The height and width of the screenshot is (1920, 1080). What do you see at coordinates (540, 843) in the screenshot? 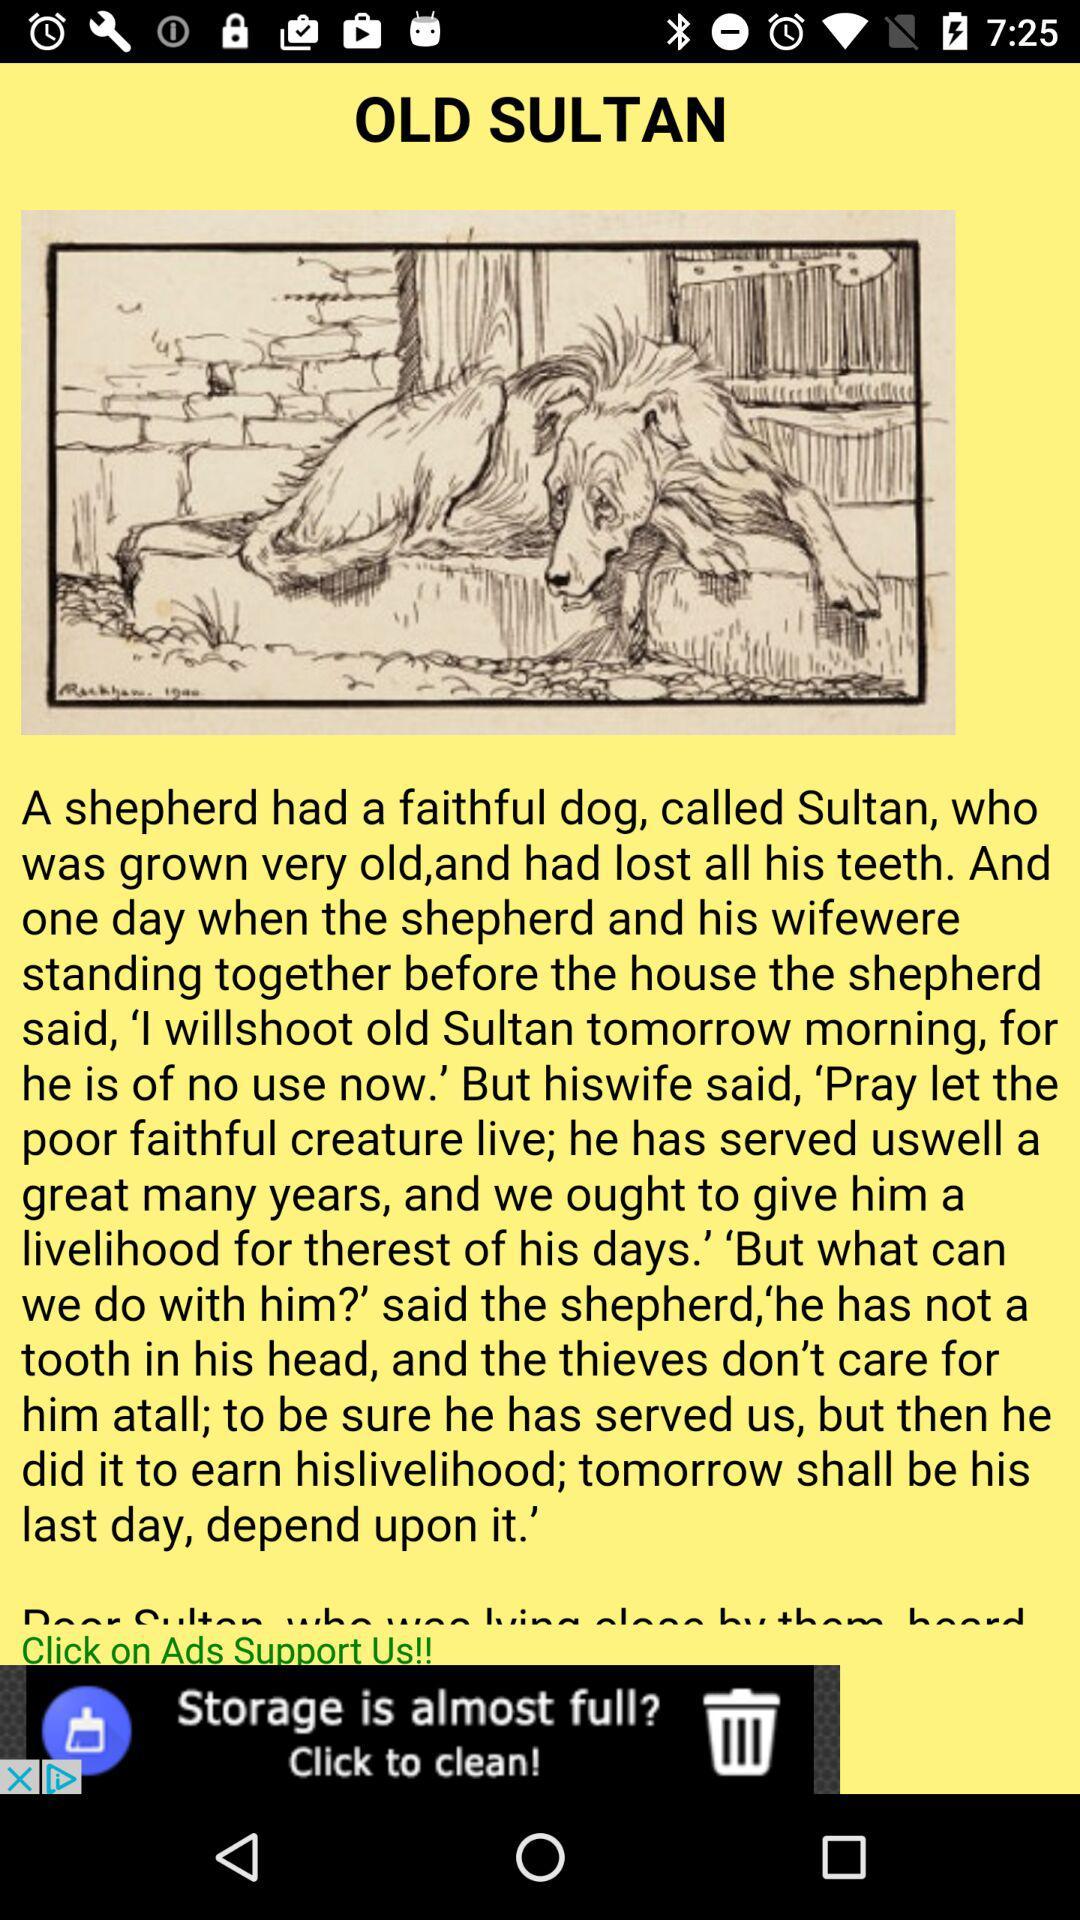
I see `pagea` at bounding box center [540, 843].